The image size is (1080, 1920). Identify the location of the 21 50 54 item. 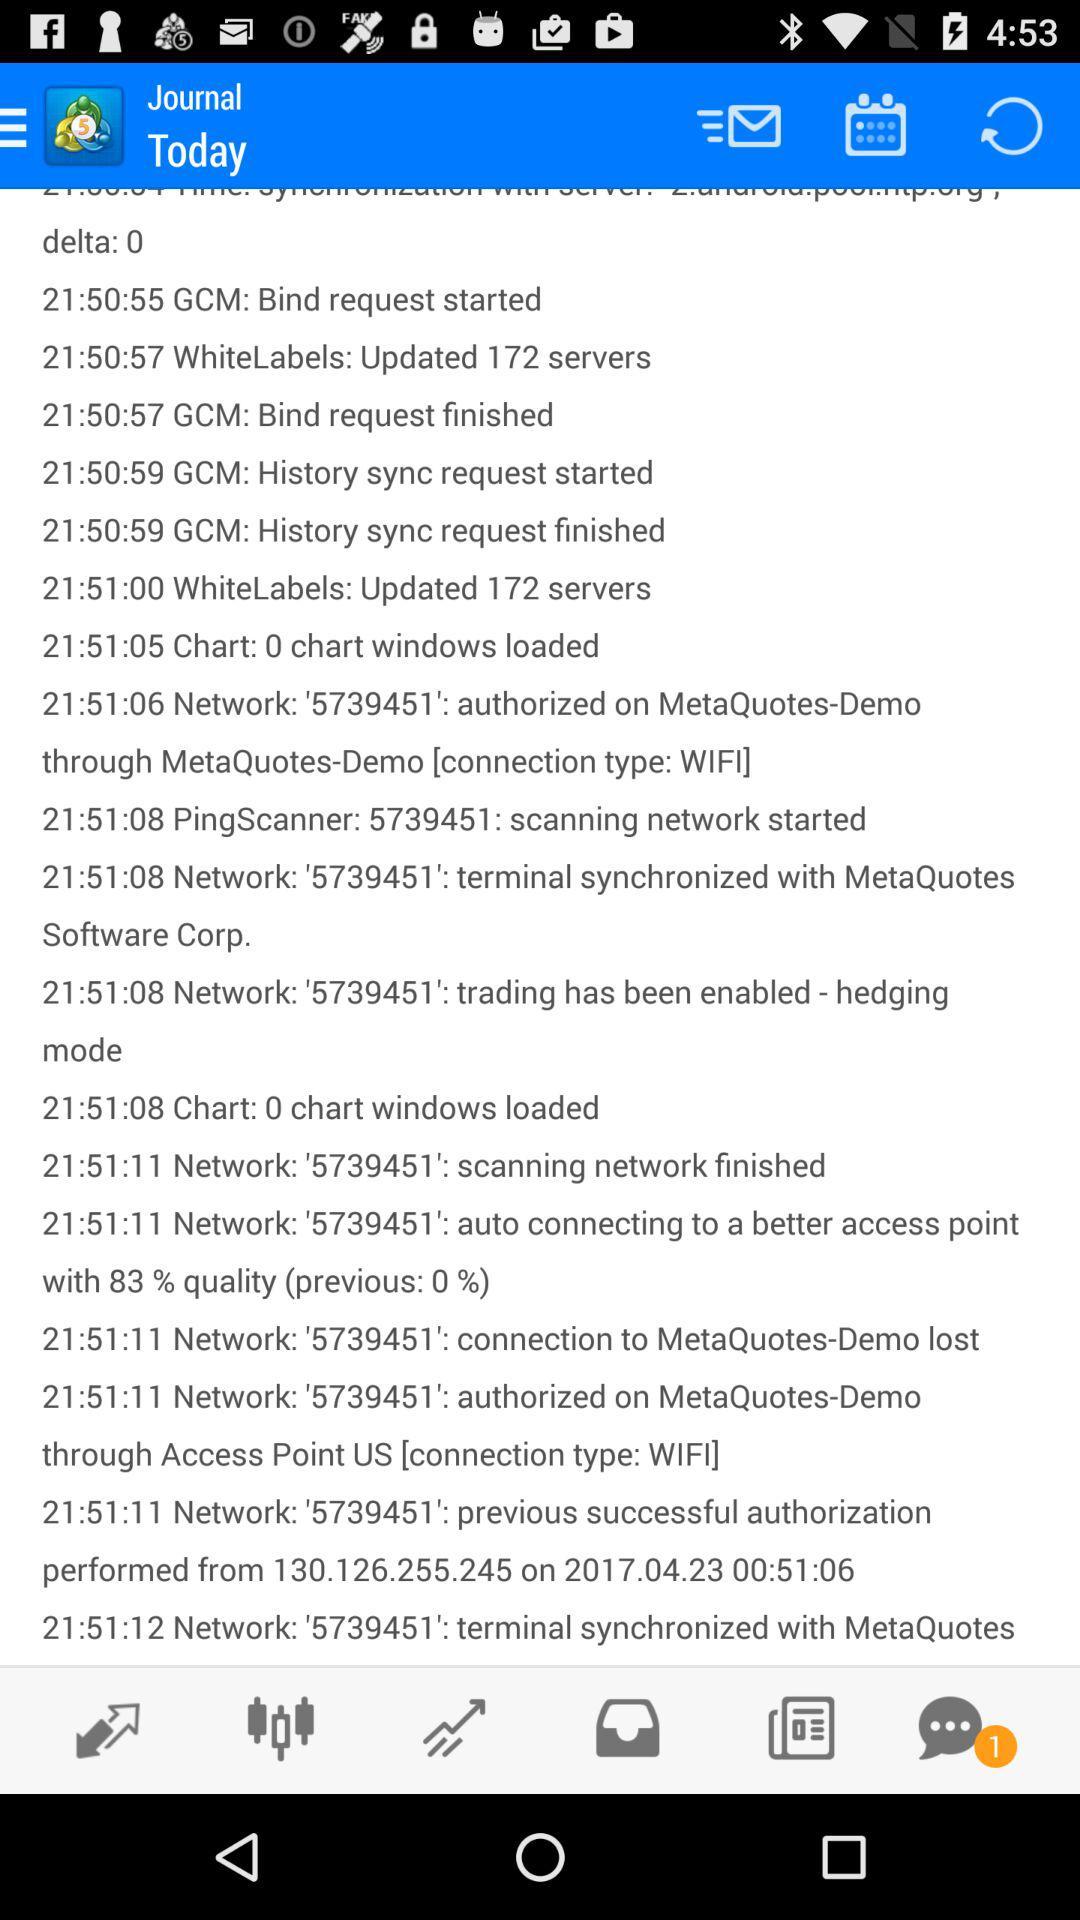
(540, 925).